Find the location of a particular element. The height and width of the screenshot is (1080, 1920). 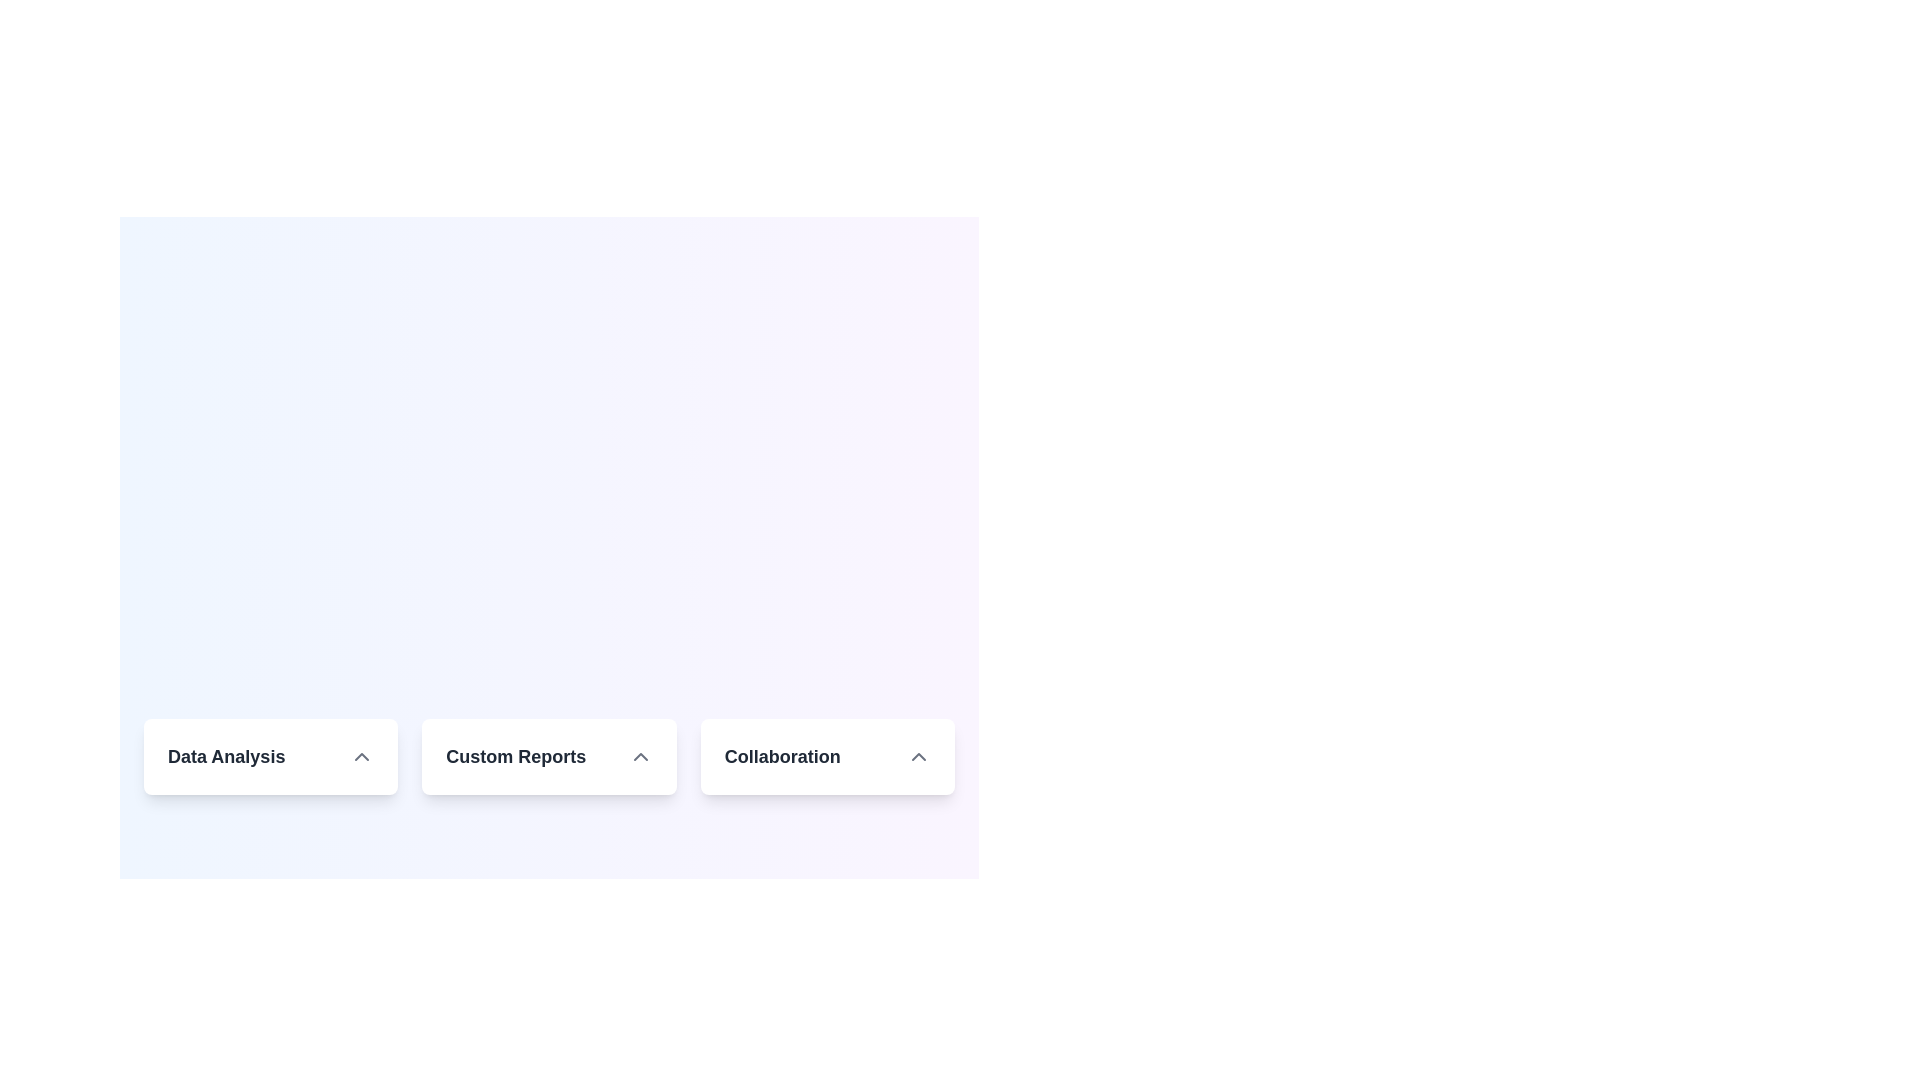

text from the 'Custom Reports' label, which is a large, bold, dark gray text centered within the second button of a horizontal row of buttons is located at coordinates (516, 756).